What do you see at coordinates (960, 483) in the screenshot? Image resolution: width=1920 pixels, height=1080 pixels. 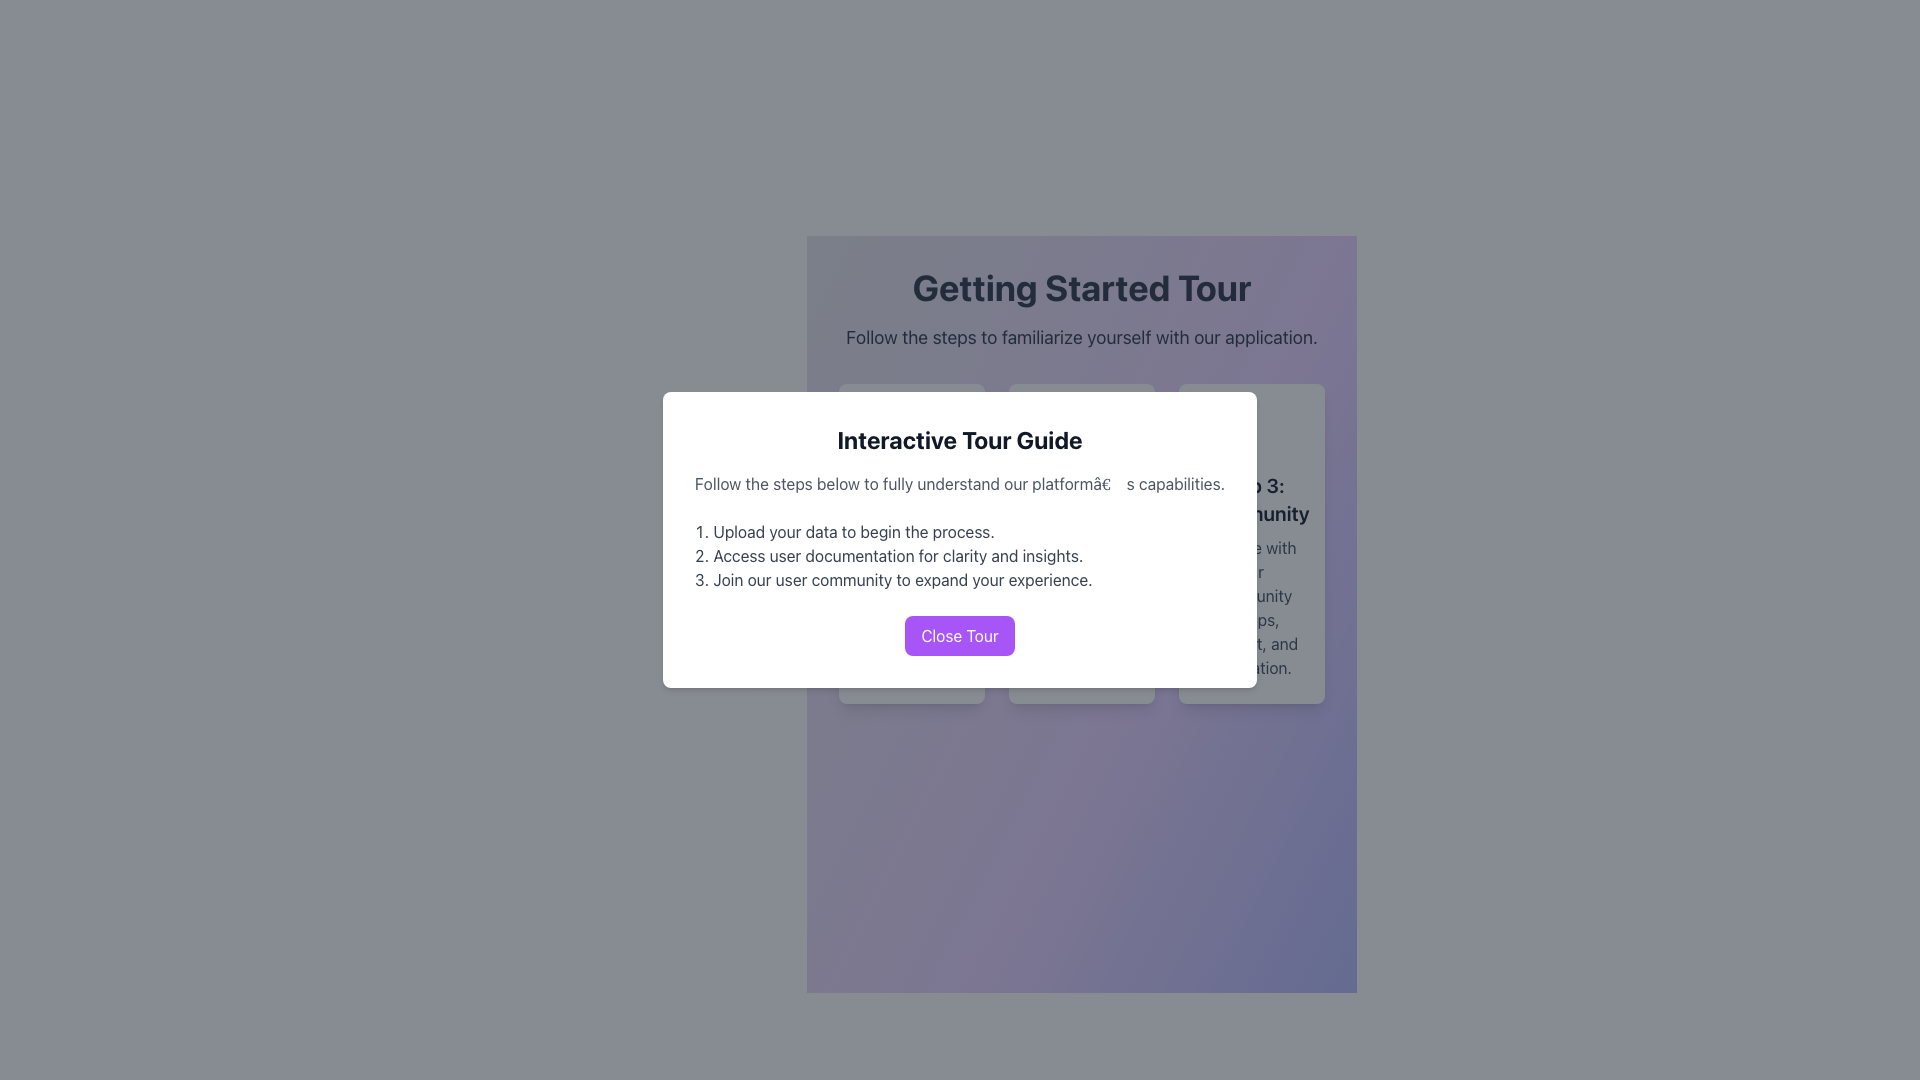 I see `the Text Block element containing the instruction 'Follow the steps below to fully understand our platform’s capabilities', which is displayed in a lighter font below the title 'Interactive Tour Guide'` at bounding box center [960, 483].